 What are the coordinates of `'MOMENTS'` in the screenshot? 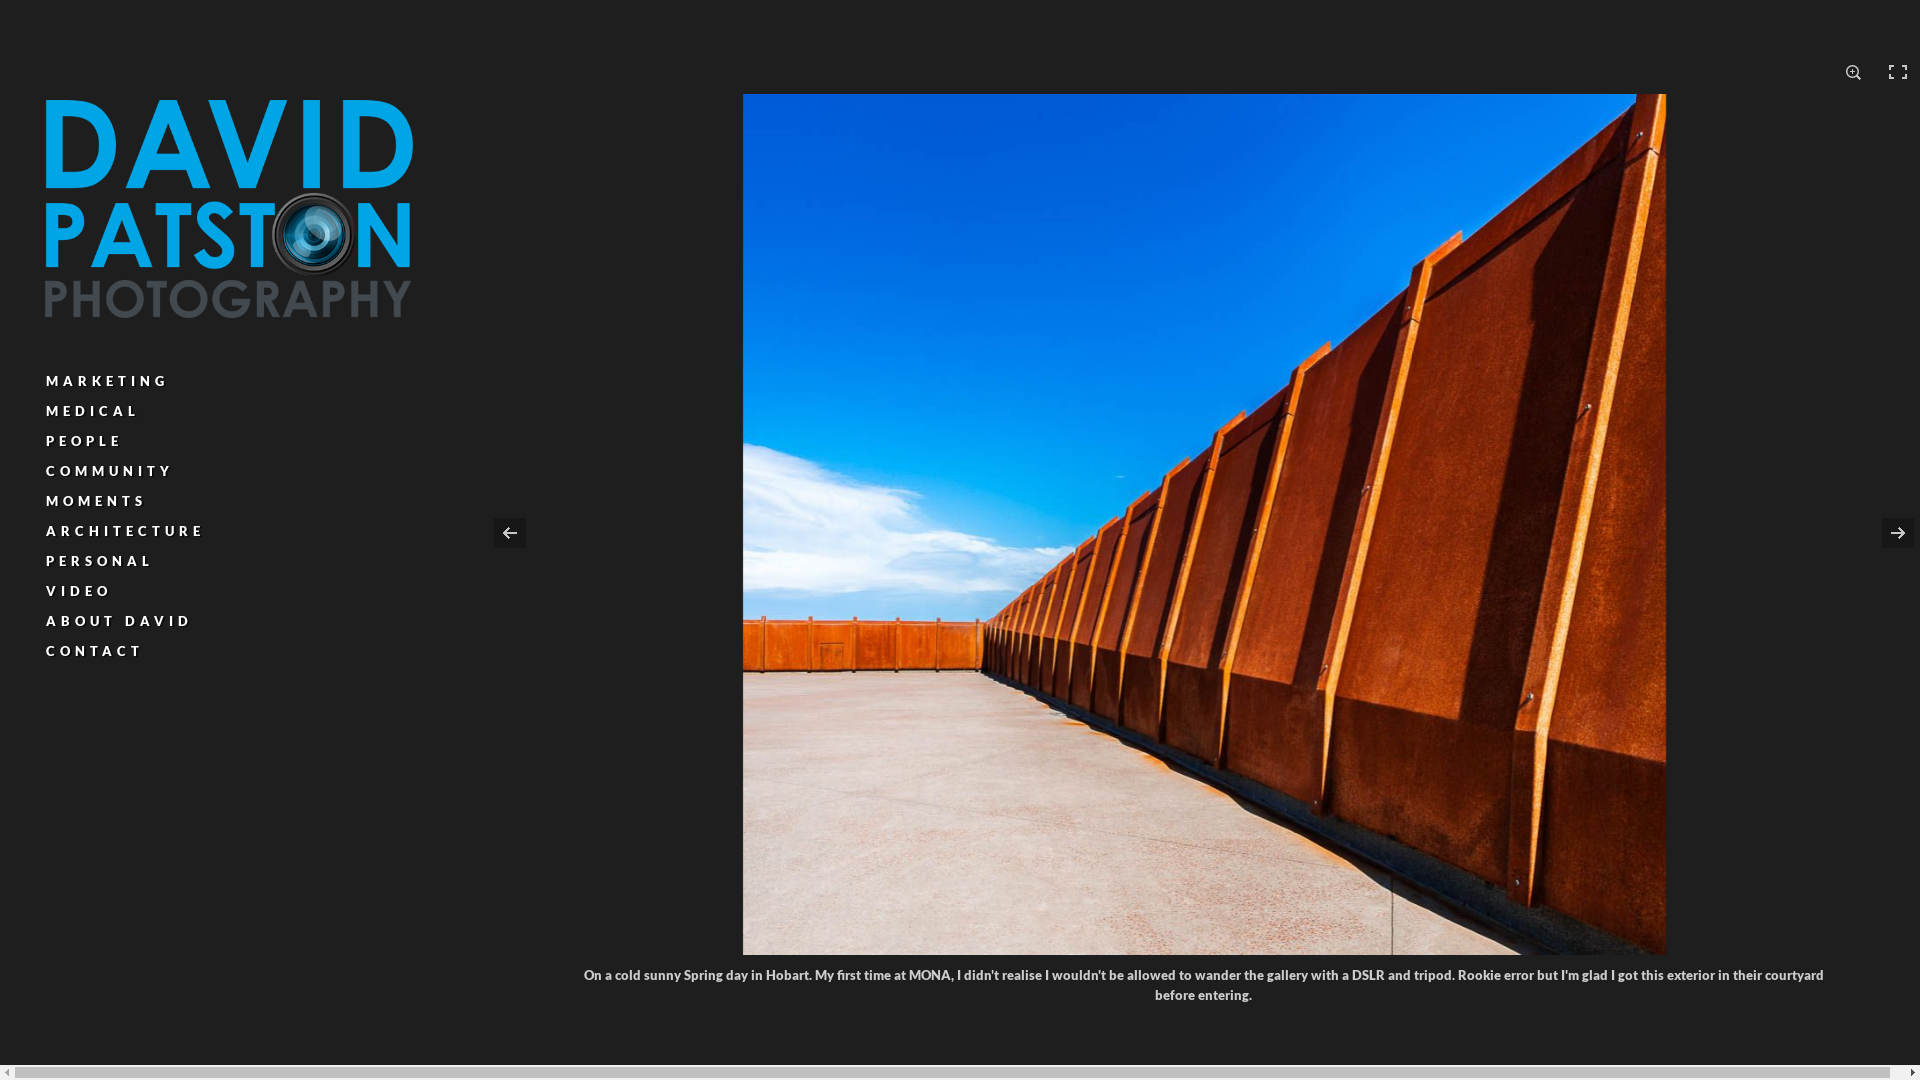 It's located at (46, 500).